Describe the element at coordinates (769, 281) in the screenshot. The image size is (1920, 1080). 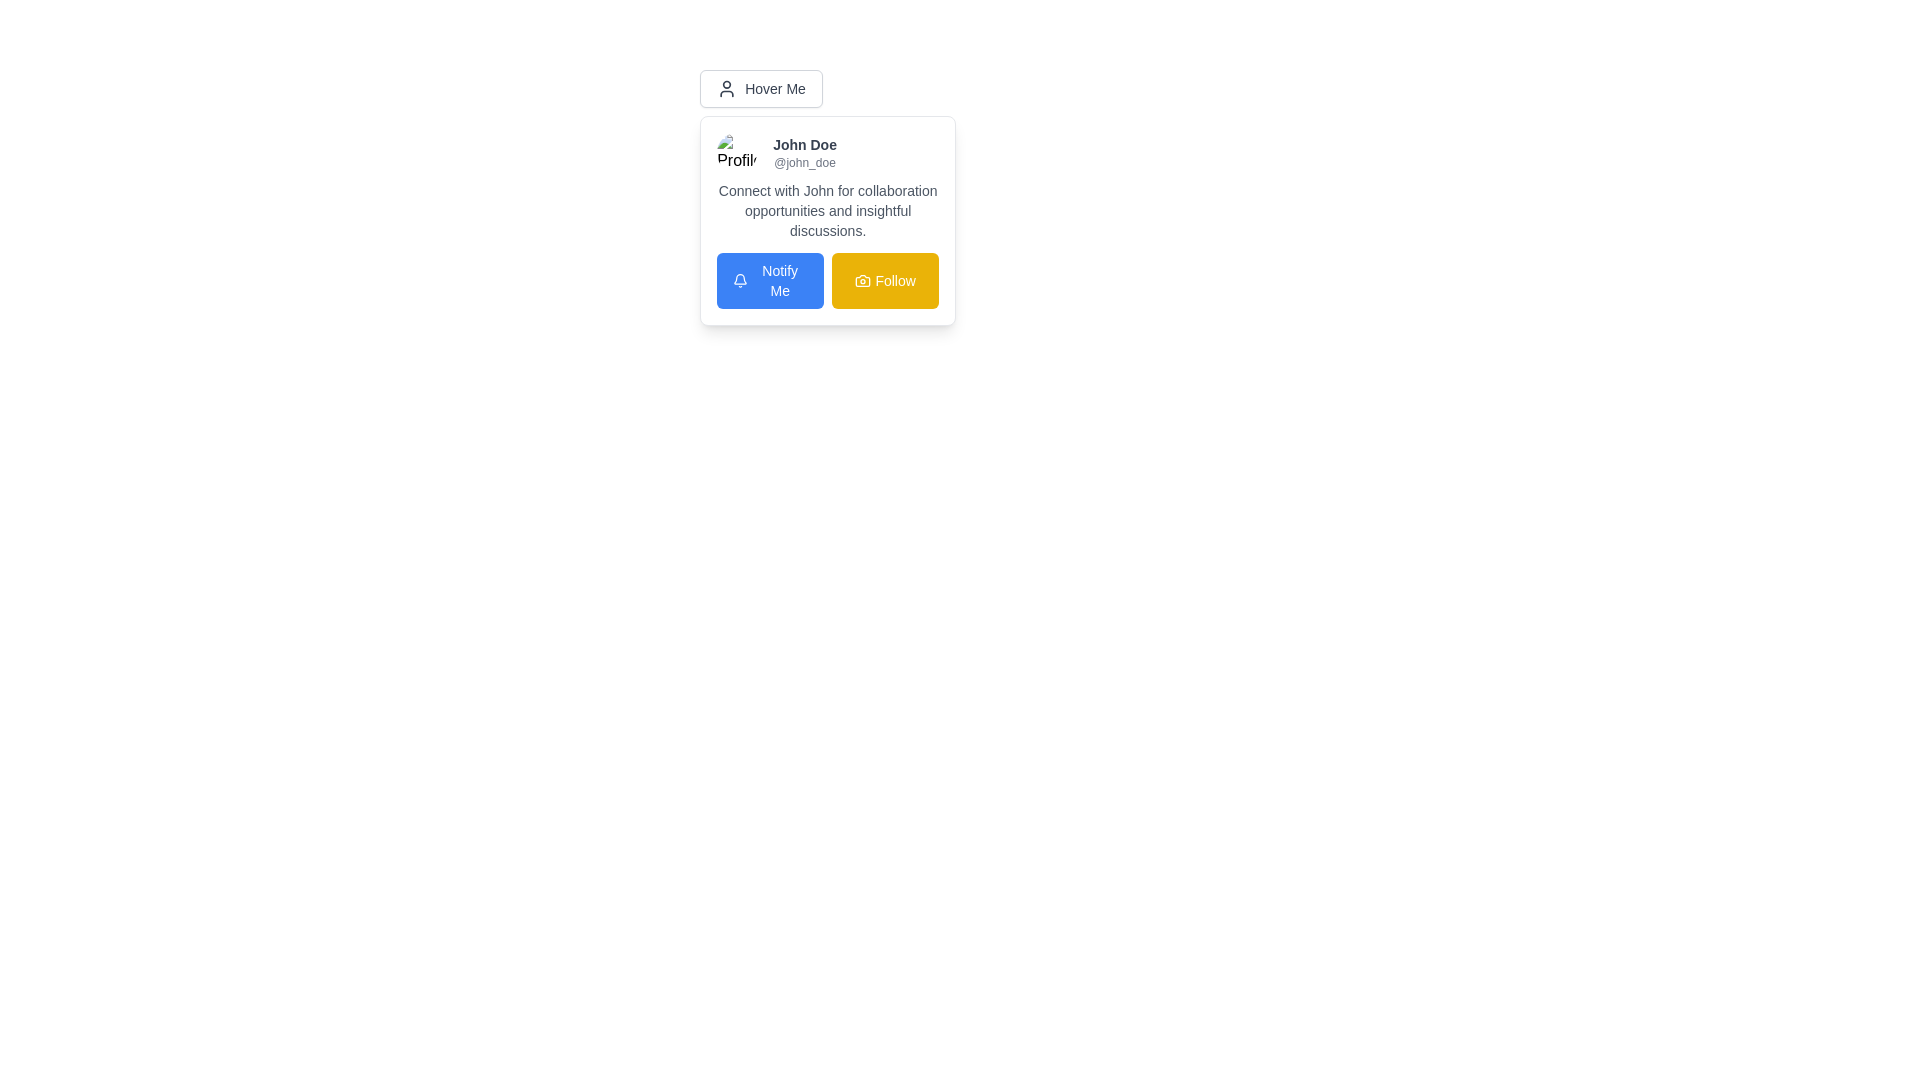
I see `the 'Notify Me' button with a bell icon` at that location.